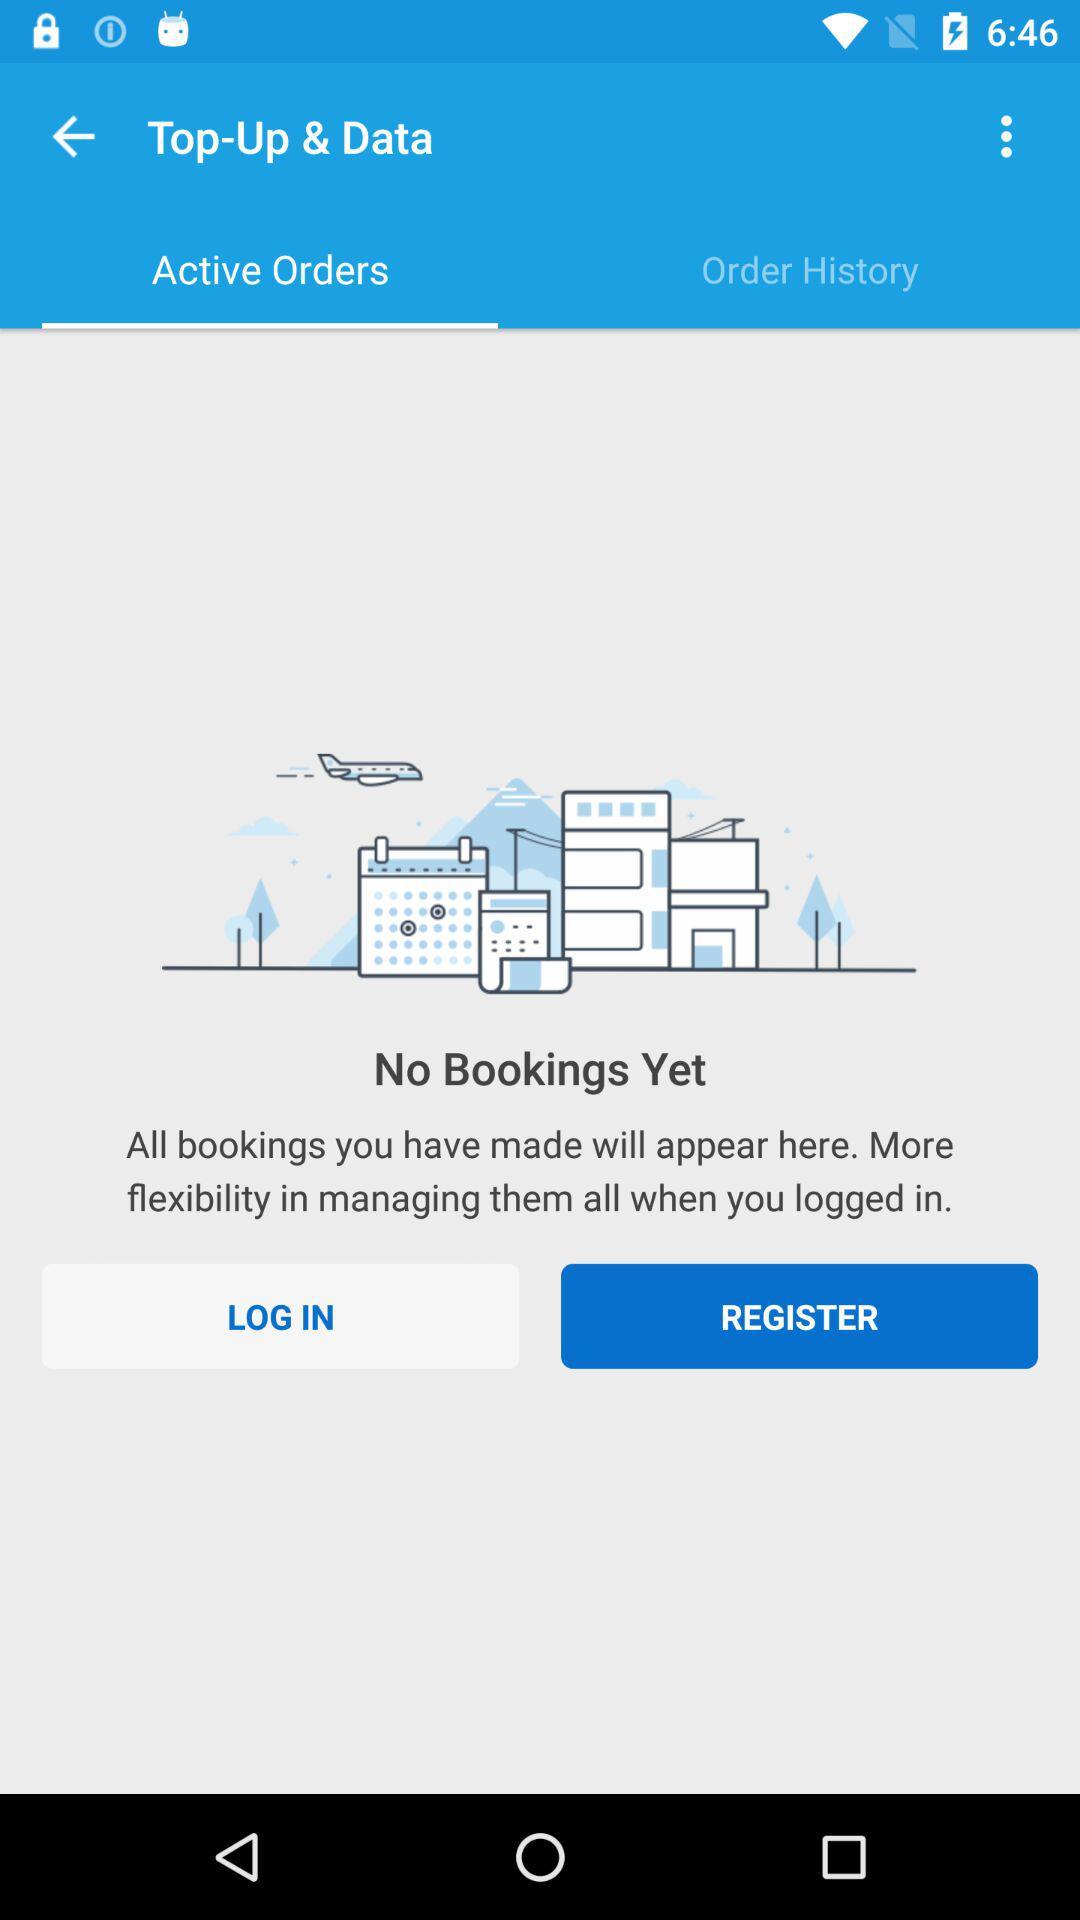  What do you see at coordinates (270, 268) in the screenshot?
I see `the active orders icon` at bounding box center [270, 268].